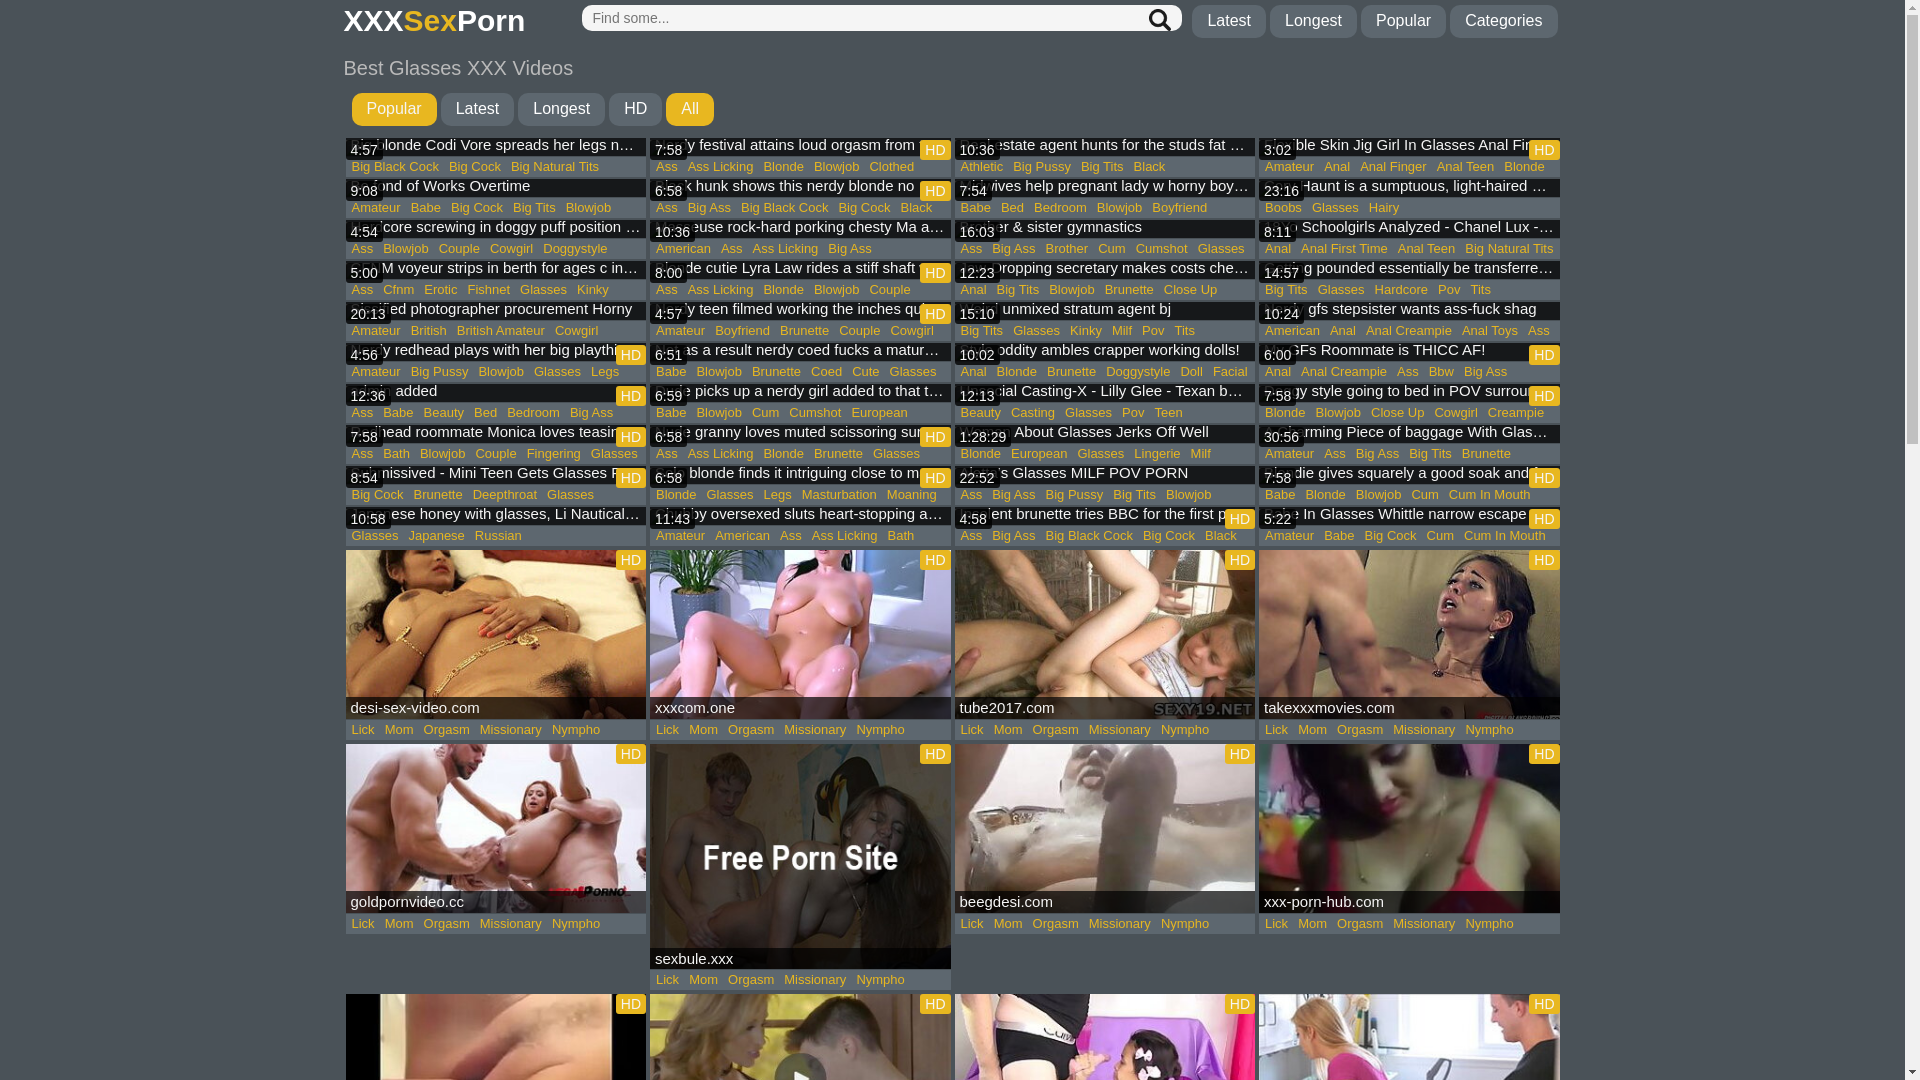 Image resolution: width=1920 pixels, height=1080 pixels. Describe the element at coordinates (809, 165) in the screenshot. I see `'Blowjob'` at that location.